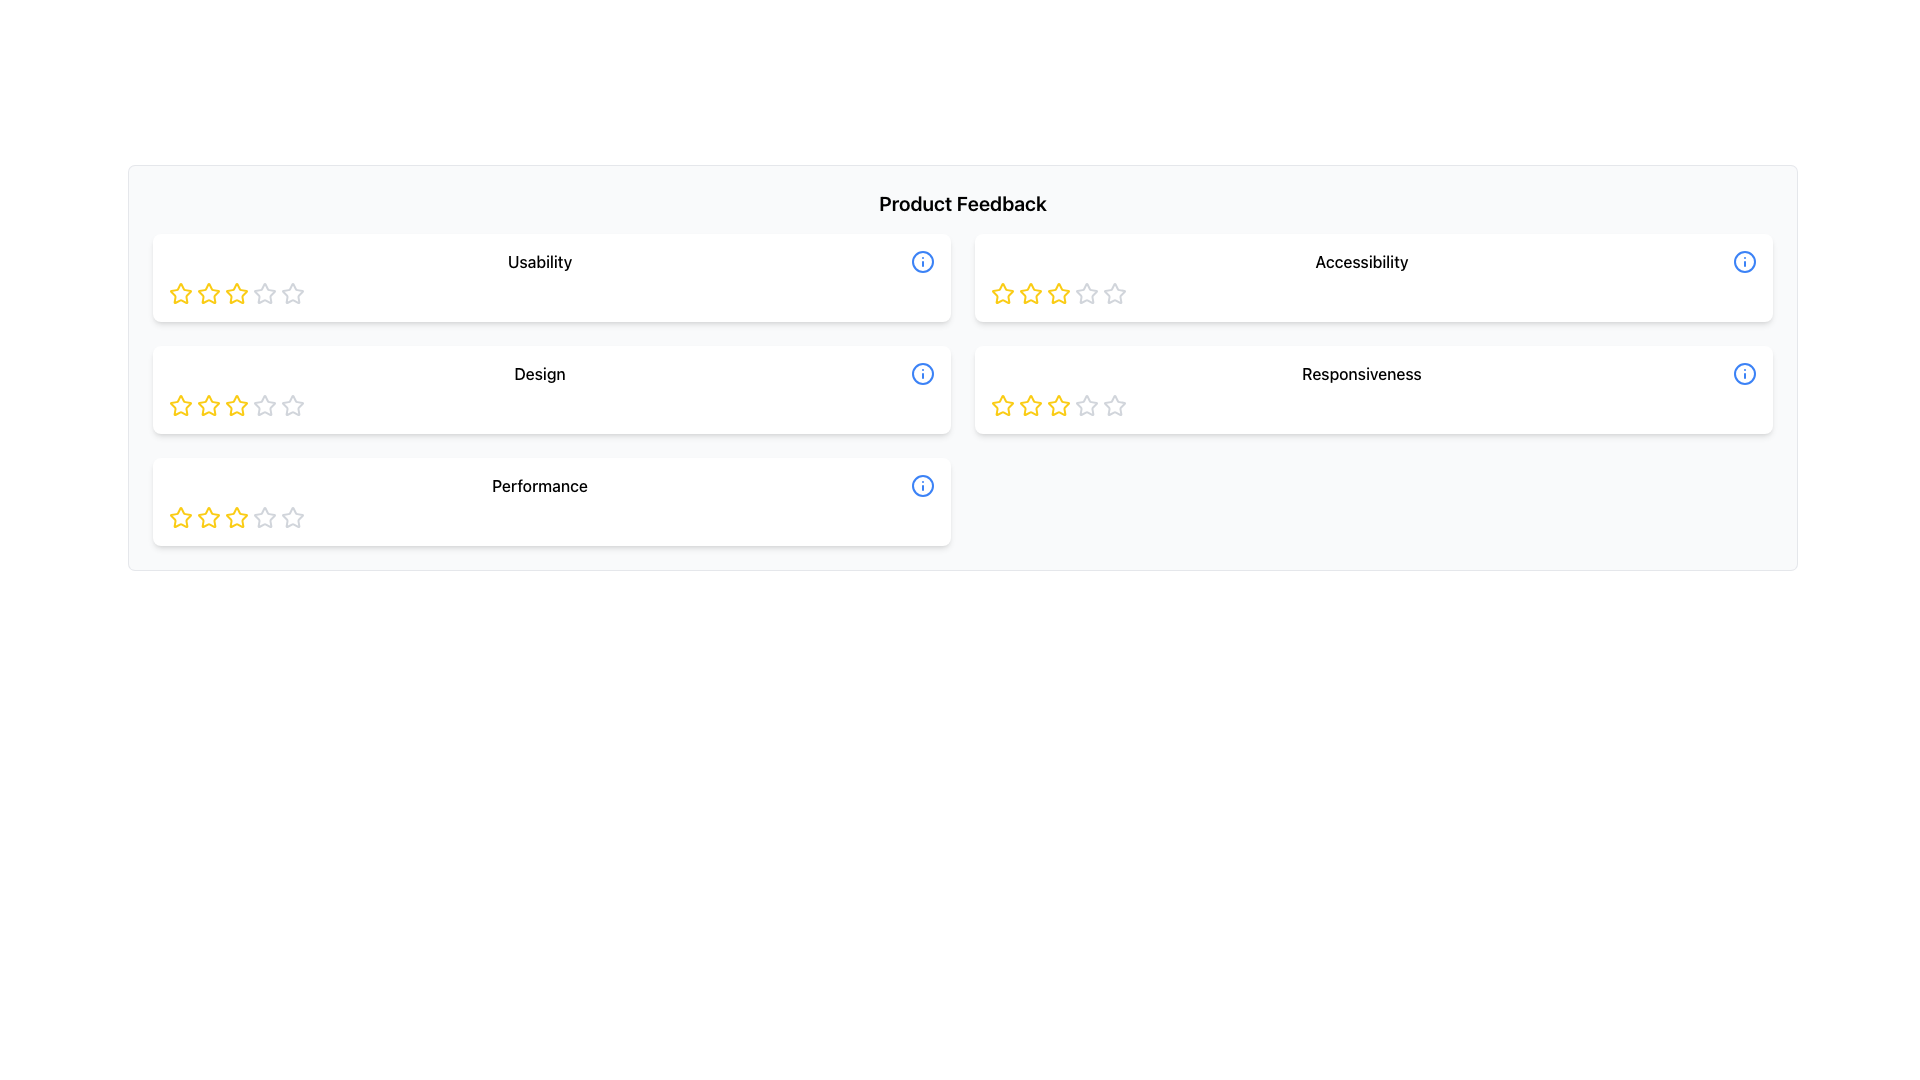 The width and height of the screenshot is (1920, 1080). I want to click on the first yellow star icon in the Usability feedback section, so click(181, 293).